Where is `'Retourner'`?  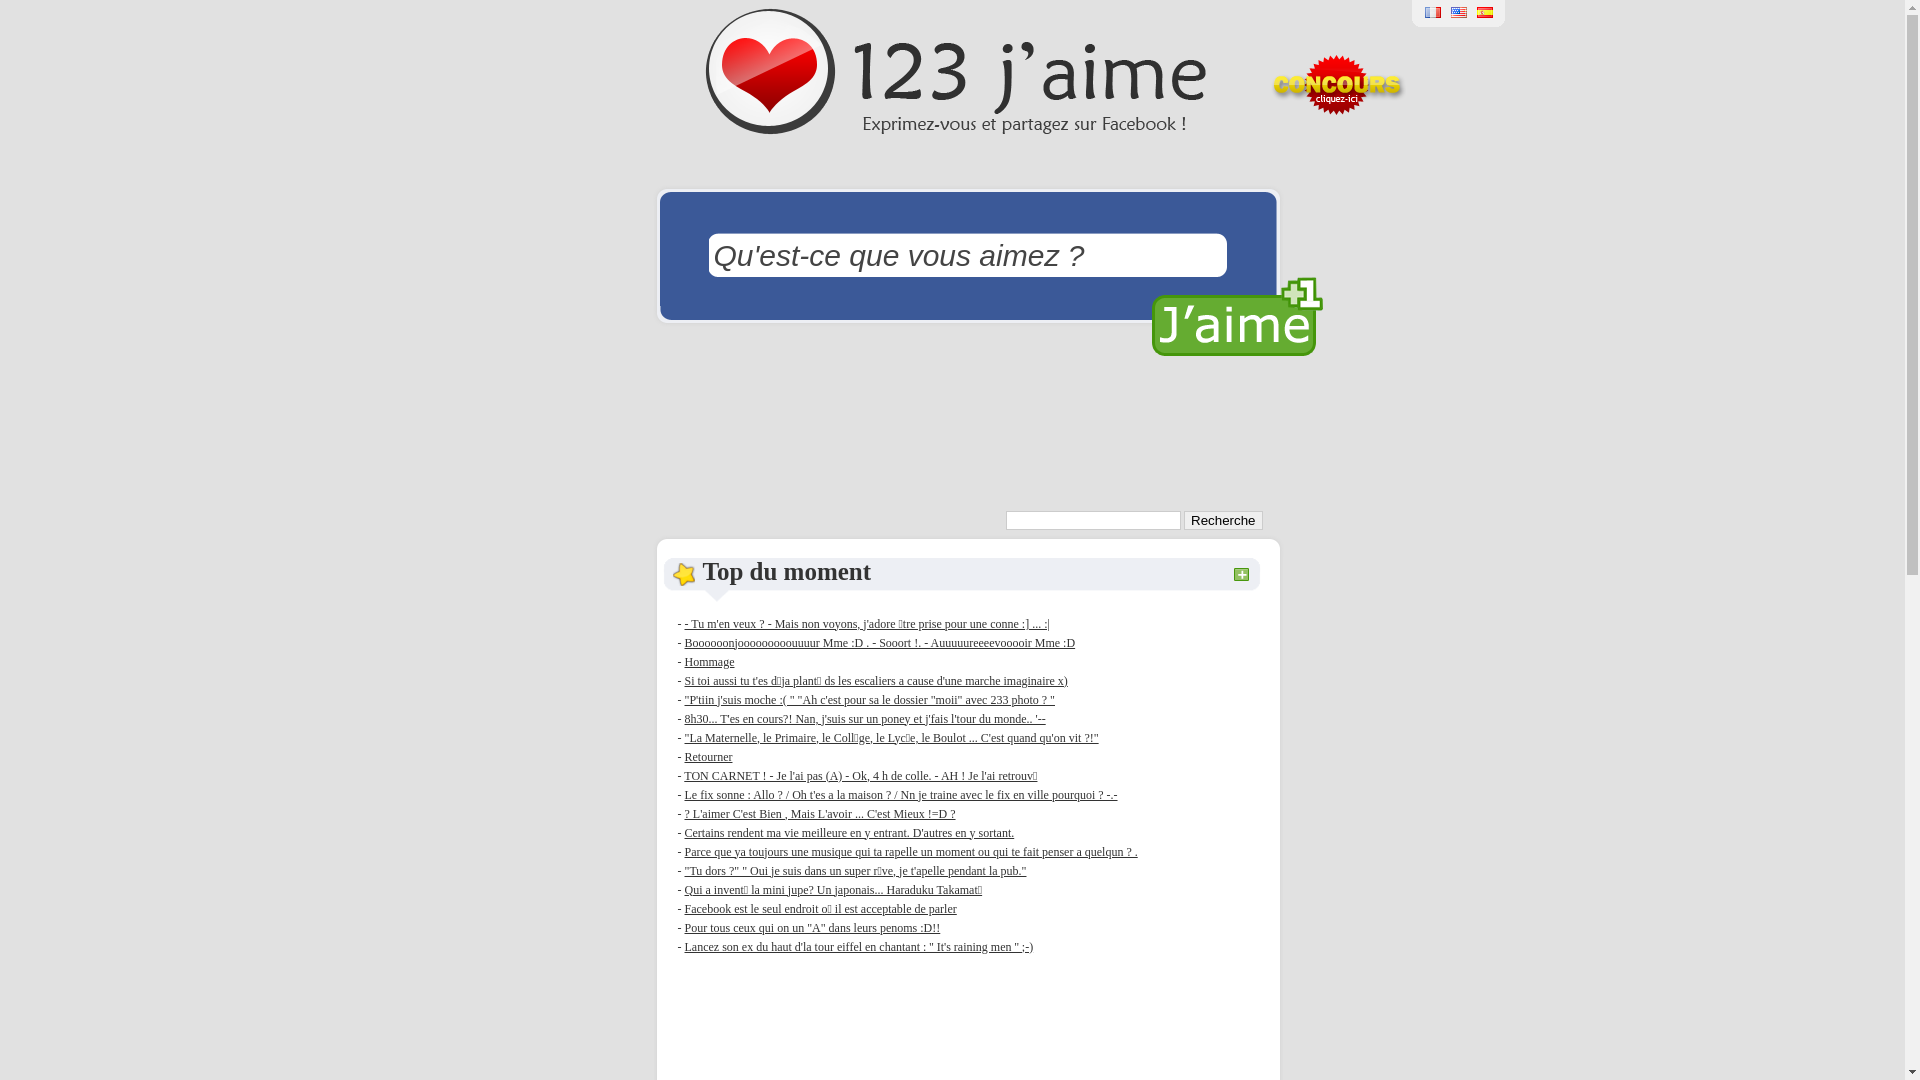
'Retourner' is located at coordinates (708, 756).